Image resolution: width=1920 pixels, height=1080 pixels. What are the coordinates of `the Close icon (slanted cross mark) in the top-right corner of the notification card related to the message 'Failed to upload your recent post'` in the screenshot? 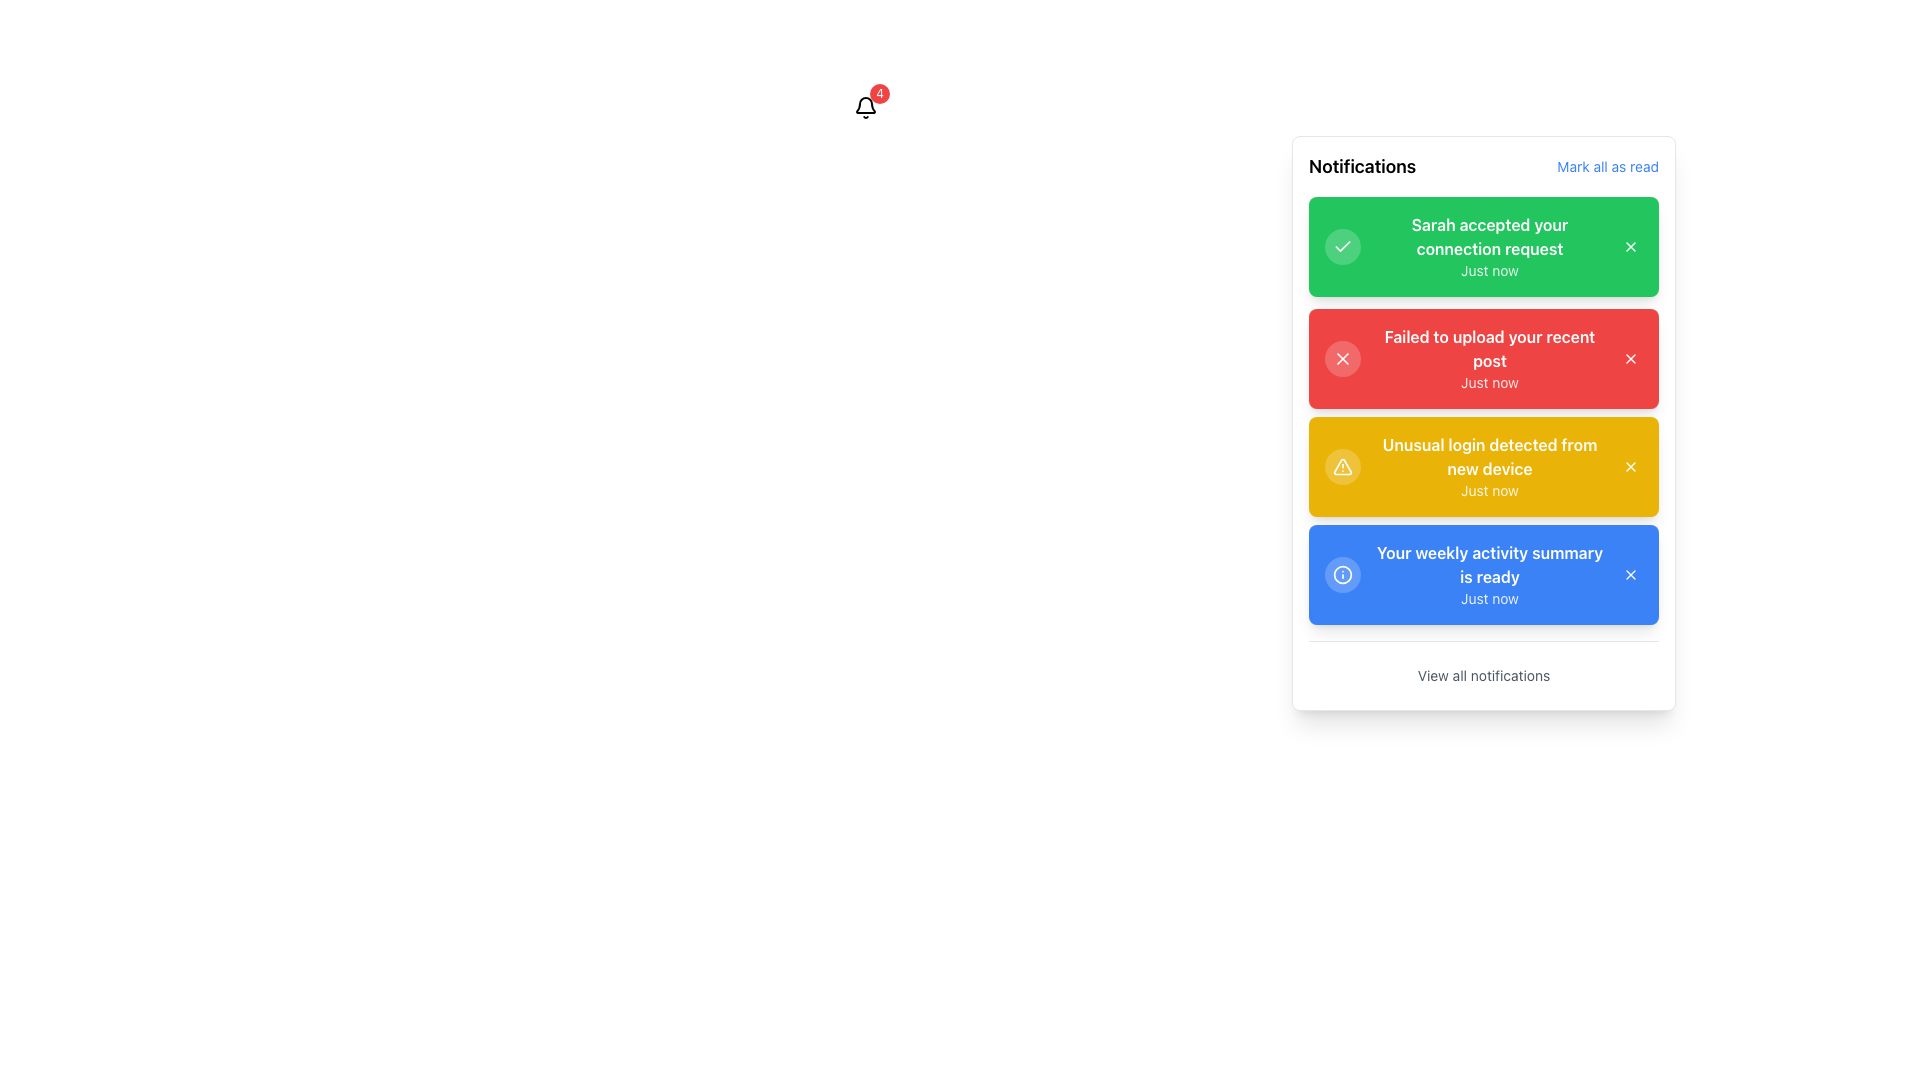 It's located at (1343, 357).